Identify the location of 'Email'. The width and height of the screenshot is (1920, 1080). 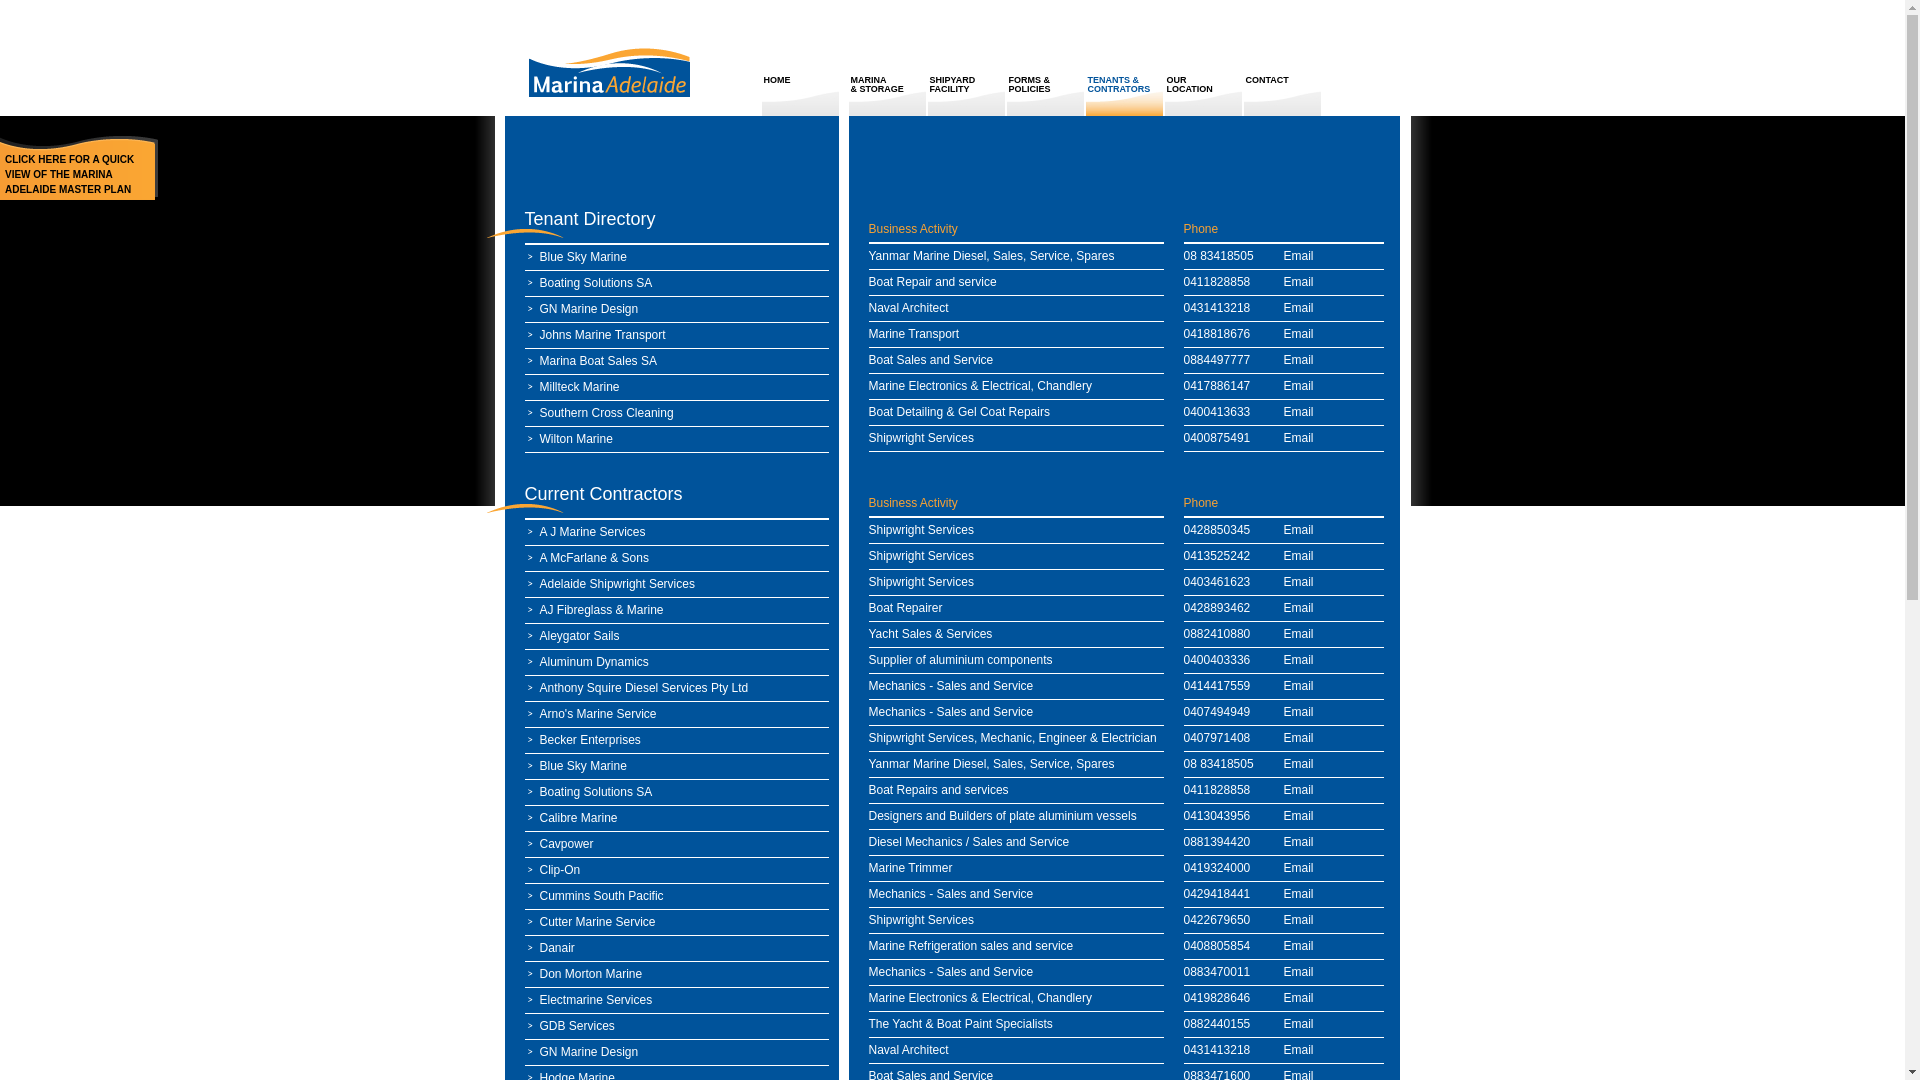
(1299, 607).